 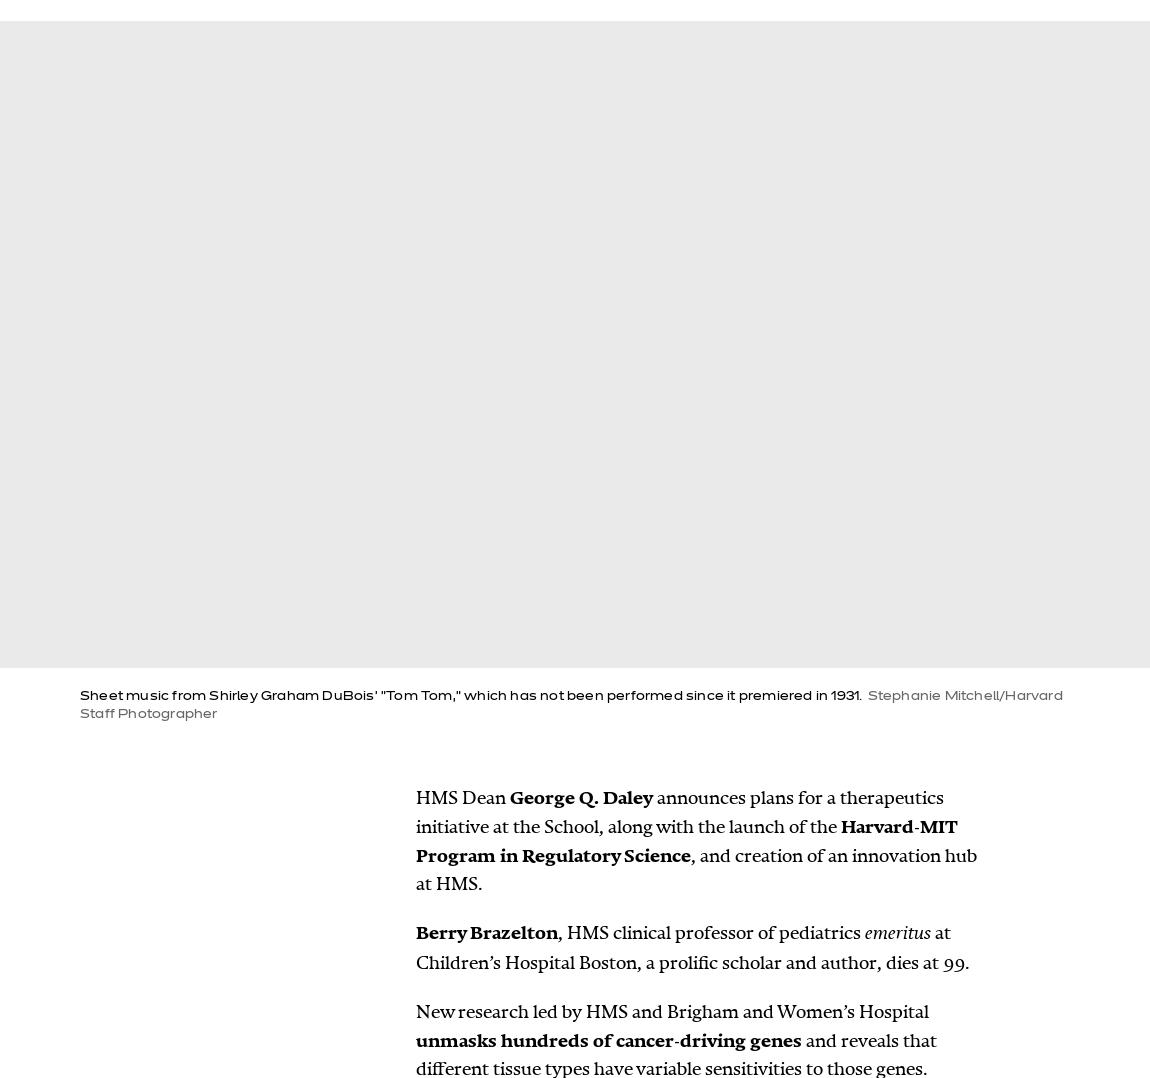 I want to click on 'Stephanie Mitchell/Harvard Staff Photographer', so click(x=570, y=704).